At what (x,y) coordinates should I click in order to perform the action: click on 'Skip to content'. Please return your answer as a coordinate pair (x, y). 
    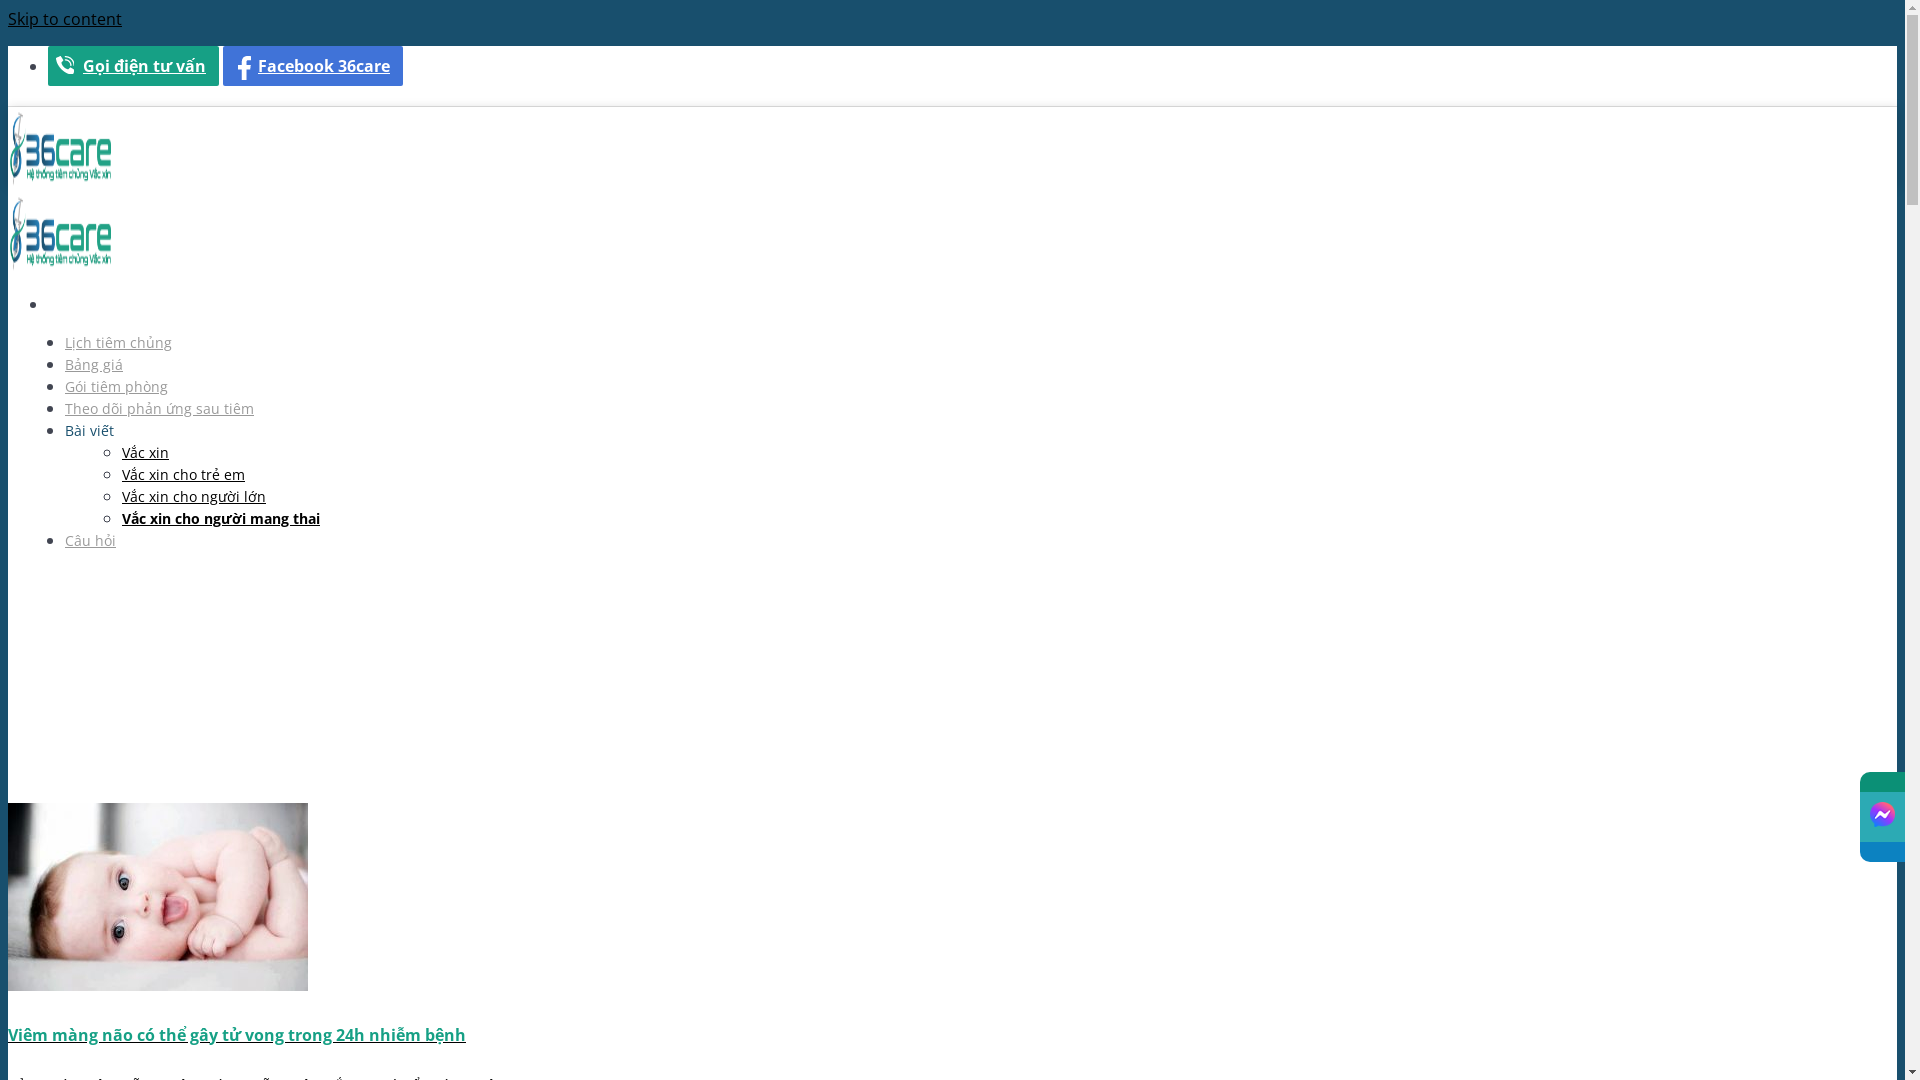
    Looking at the image, I should click on (65, 19).